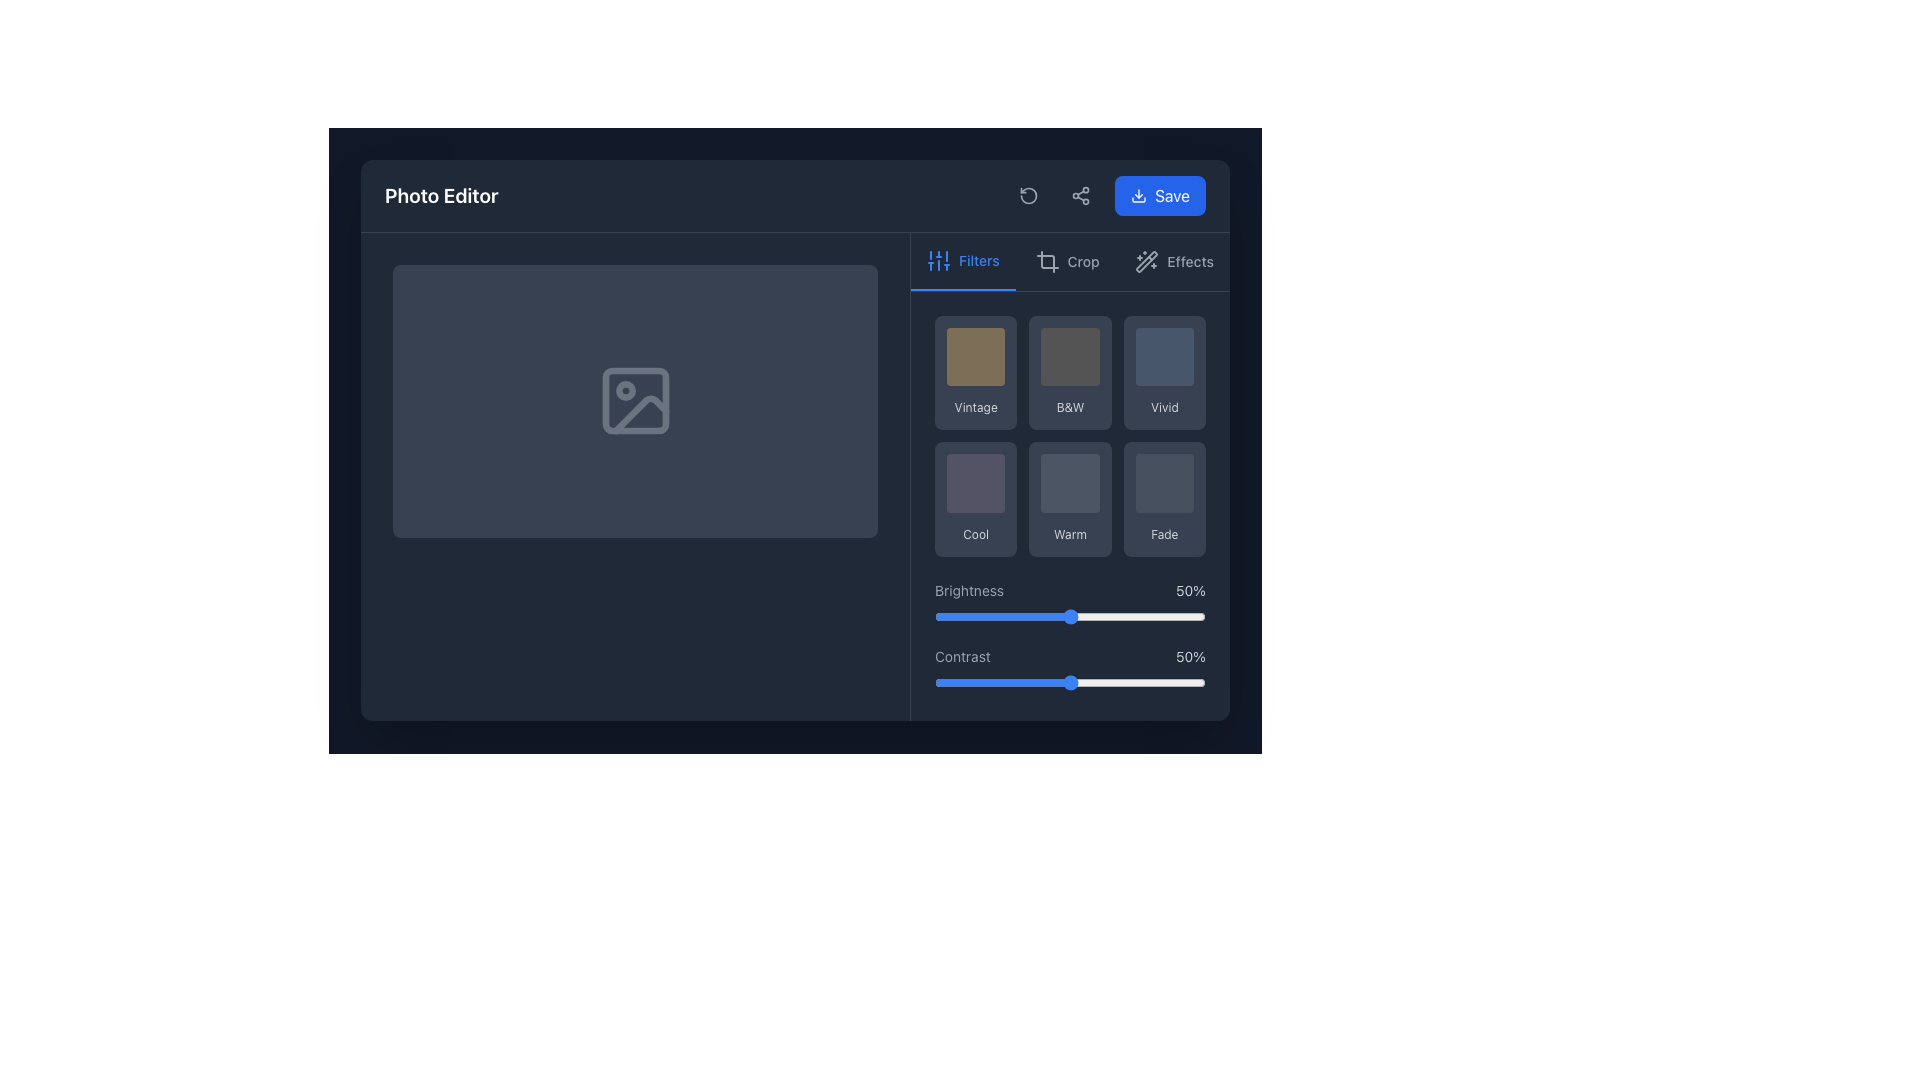 The width and height of the screenshot is (1920, 1080). Describe the element at coordinates (1138, 196) in the screenshot. I see `the 'Save' button that includes the download icon on its left side, located at the top-right corner of the interface` at that location.